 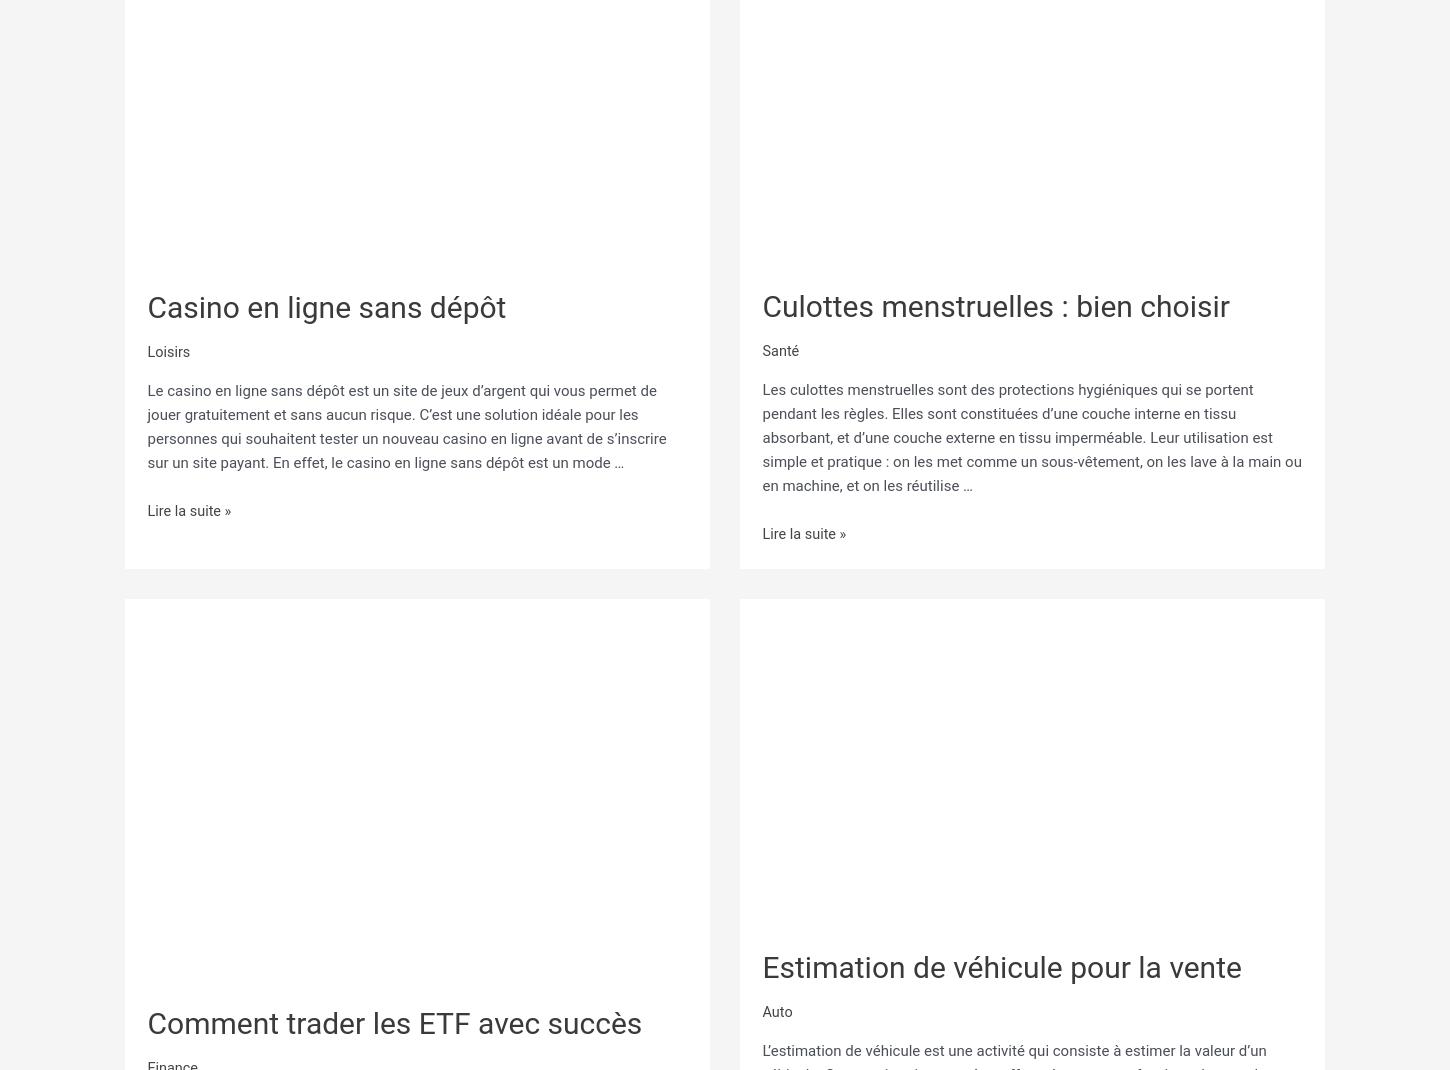 I want to click on 'Le casino en ligne sans dépôt est un site de jeux d’argent qui vous permet de jouer gratuitement et sans aucun risque. C’est une solution idéale pour les personnes qui souhaitent tester un nouveau casino en ligne avant de s’inscrire sur un site payant. En effet, le casino en ligne sans dépôt est un mode …', so click(x=146, y=420).